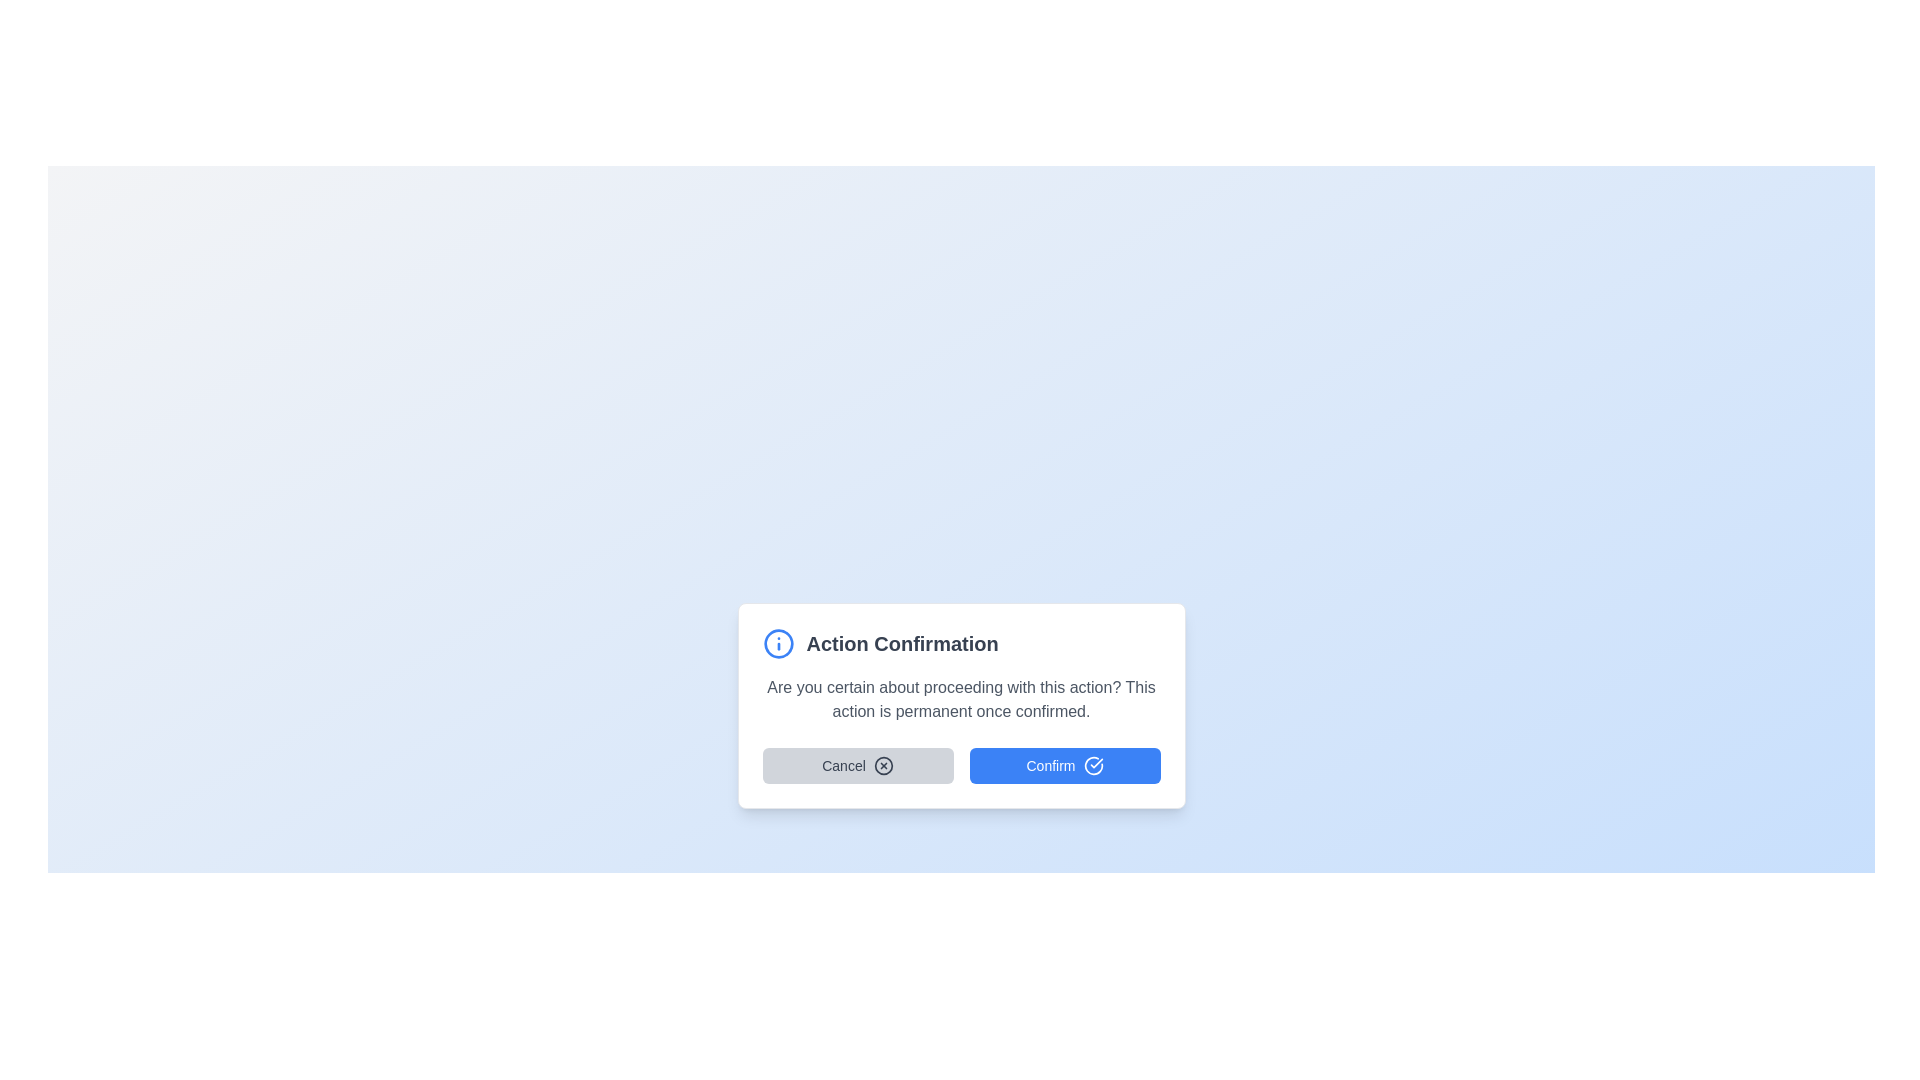  What do you see at coordinates (1092, 765) in the screenshot?
I see `the circular checkmark icon located to the immediate right of the 'Confirm' button` at bounding box center [1092, 765].